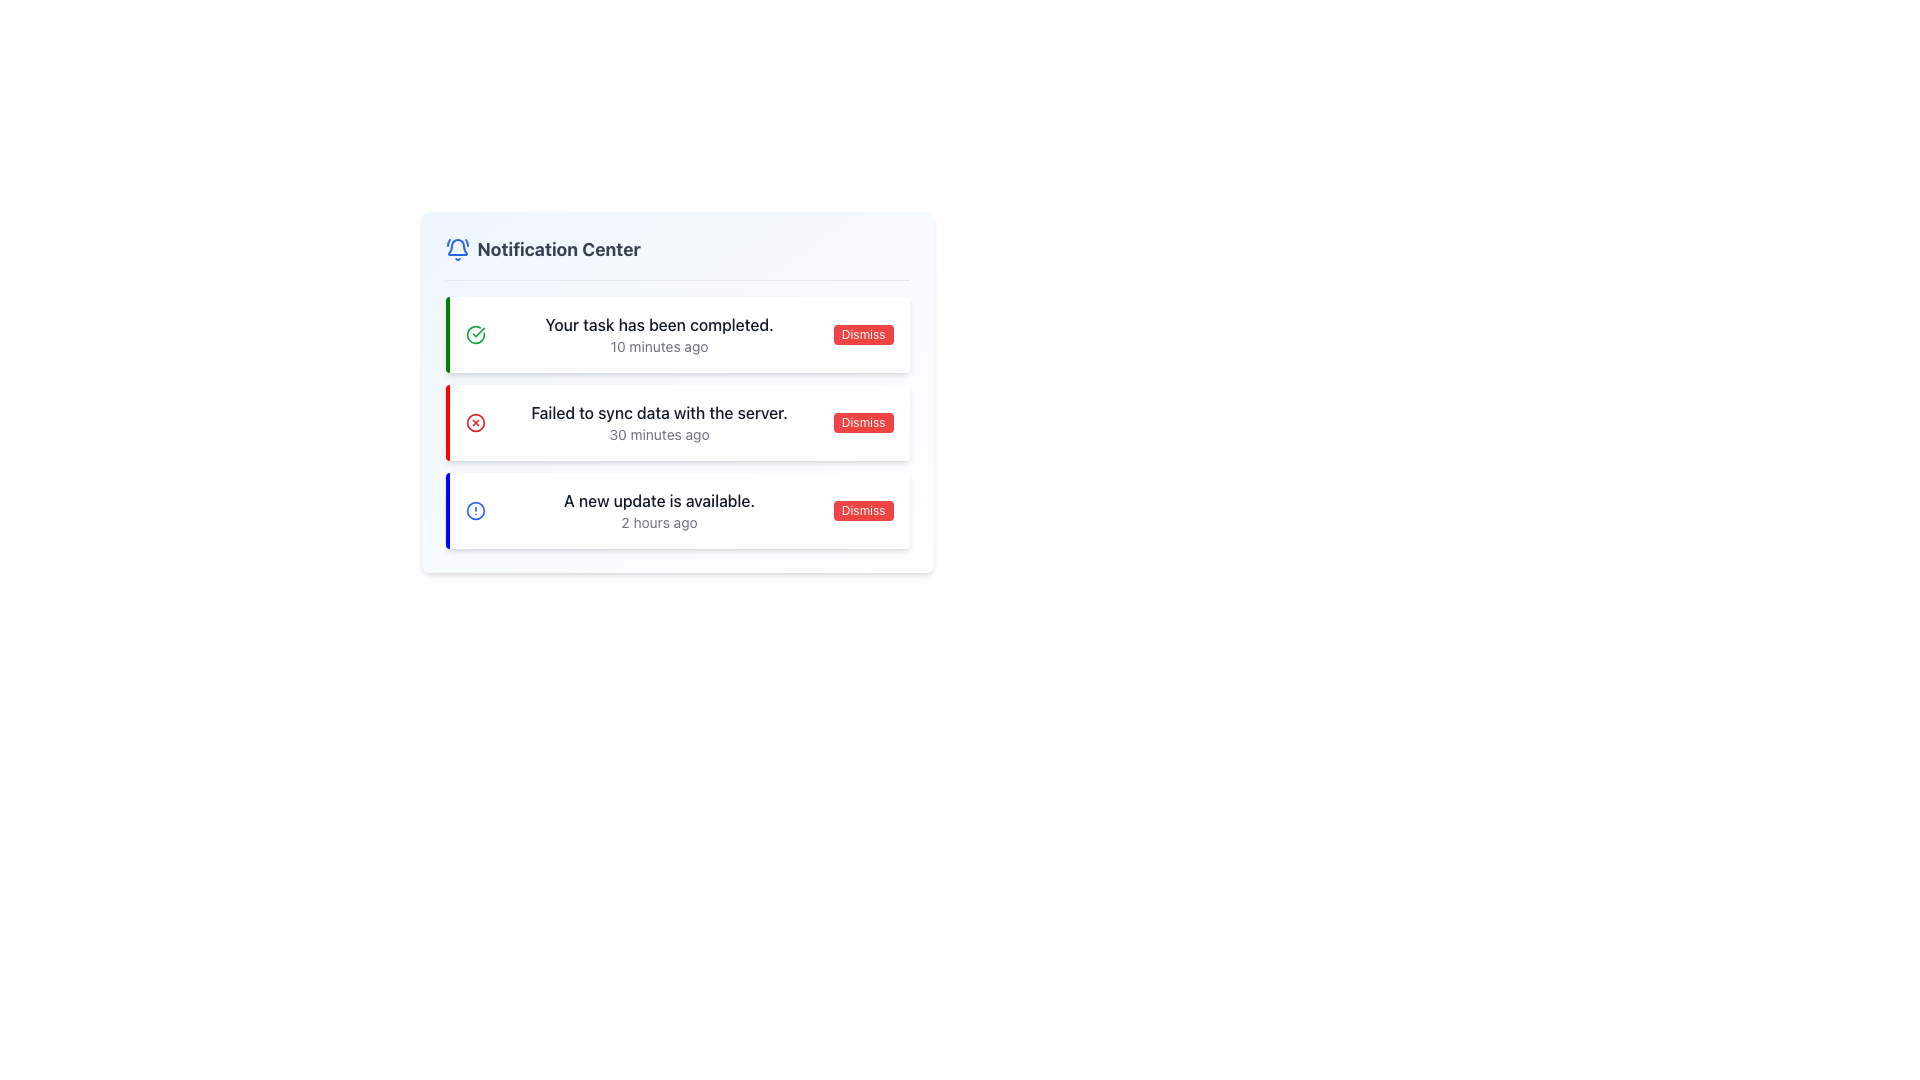  What do you see at coordinates (659, 509) in the screenshot?
I see `the main content of the third notification card in the 'Notification Center' that provides information about a new update and the time since the notification was issued` at bounding box center [659, 509].